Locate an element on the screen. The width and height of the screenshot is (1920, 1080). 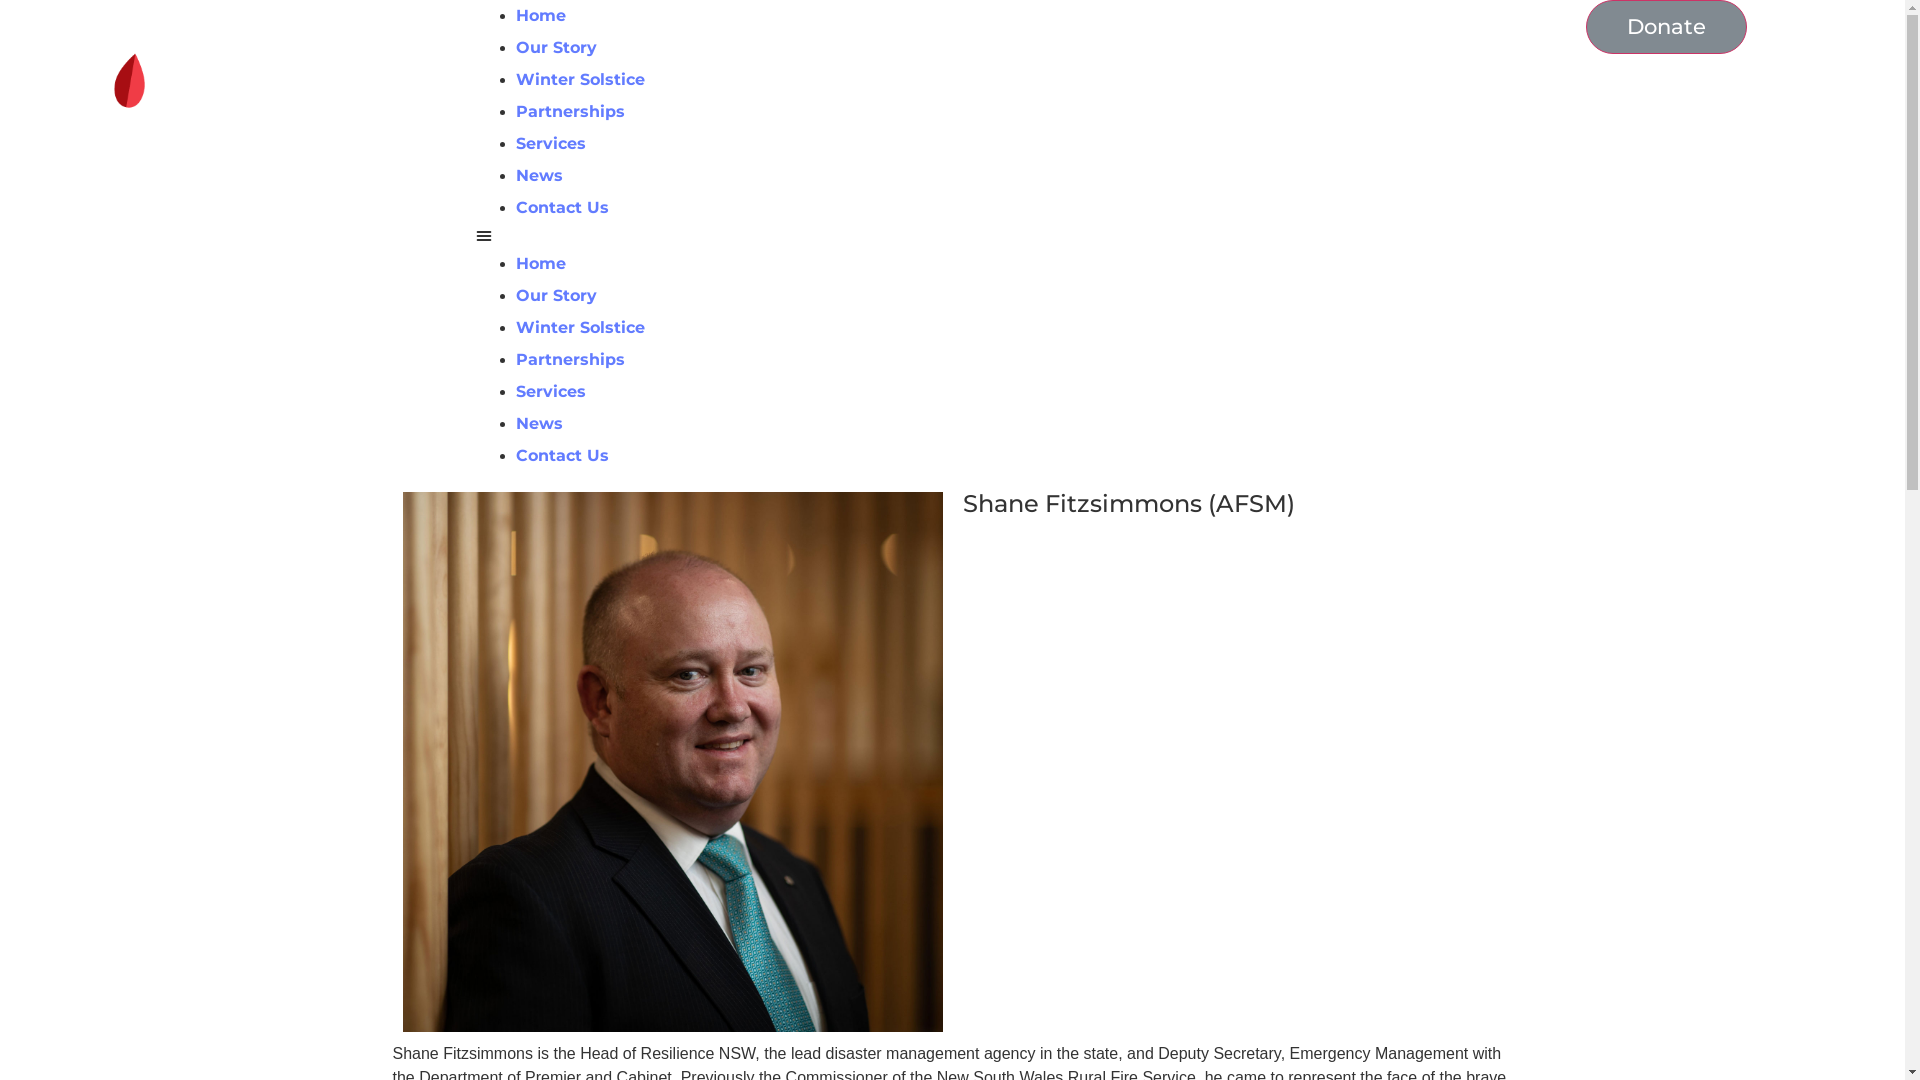
'Donate' is located at coordinates (1666, 27).